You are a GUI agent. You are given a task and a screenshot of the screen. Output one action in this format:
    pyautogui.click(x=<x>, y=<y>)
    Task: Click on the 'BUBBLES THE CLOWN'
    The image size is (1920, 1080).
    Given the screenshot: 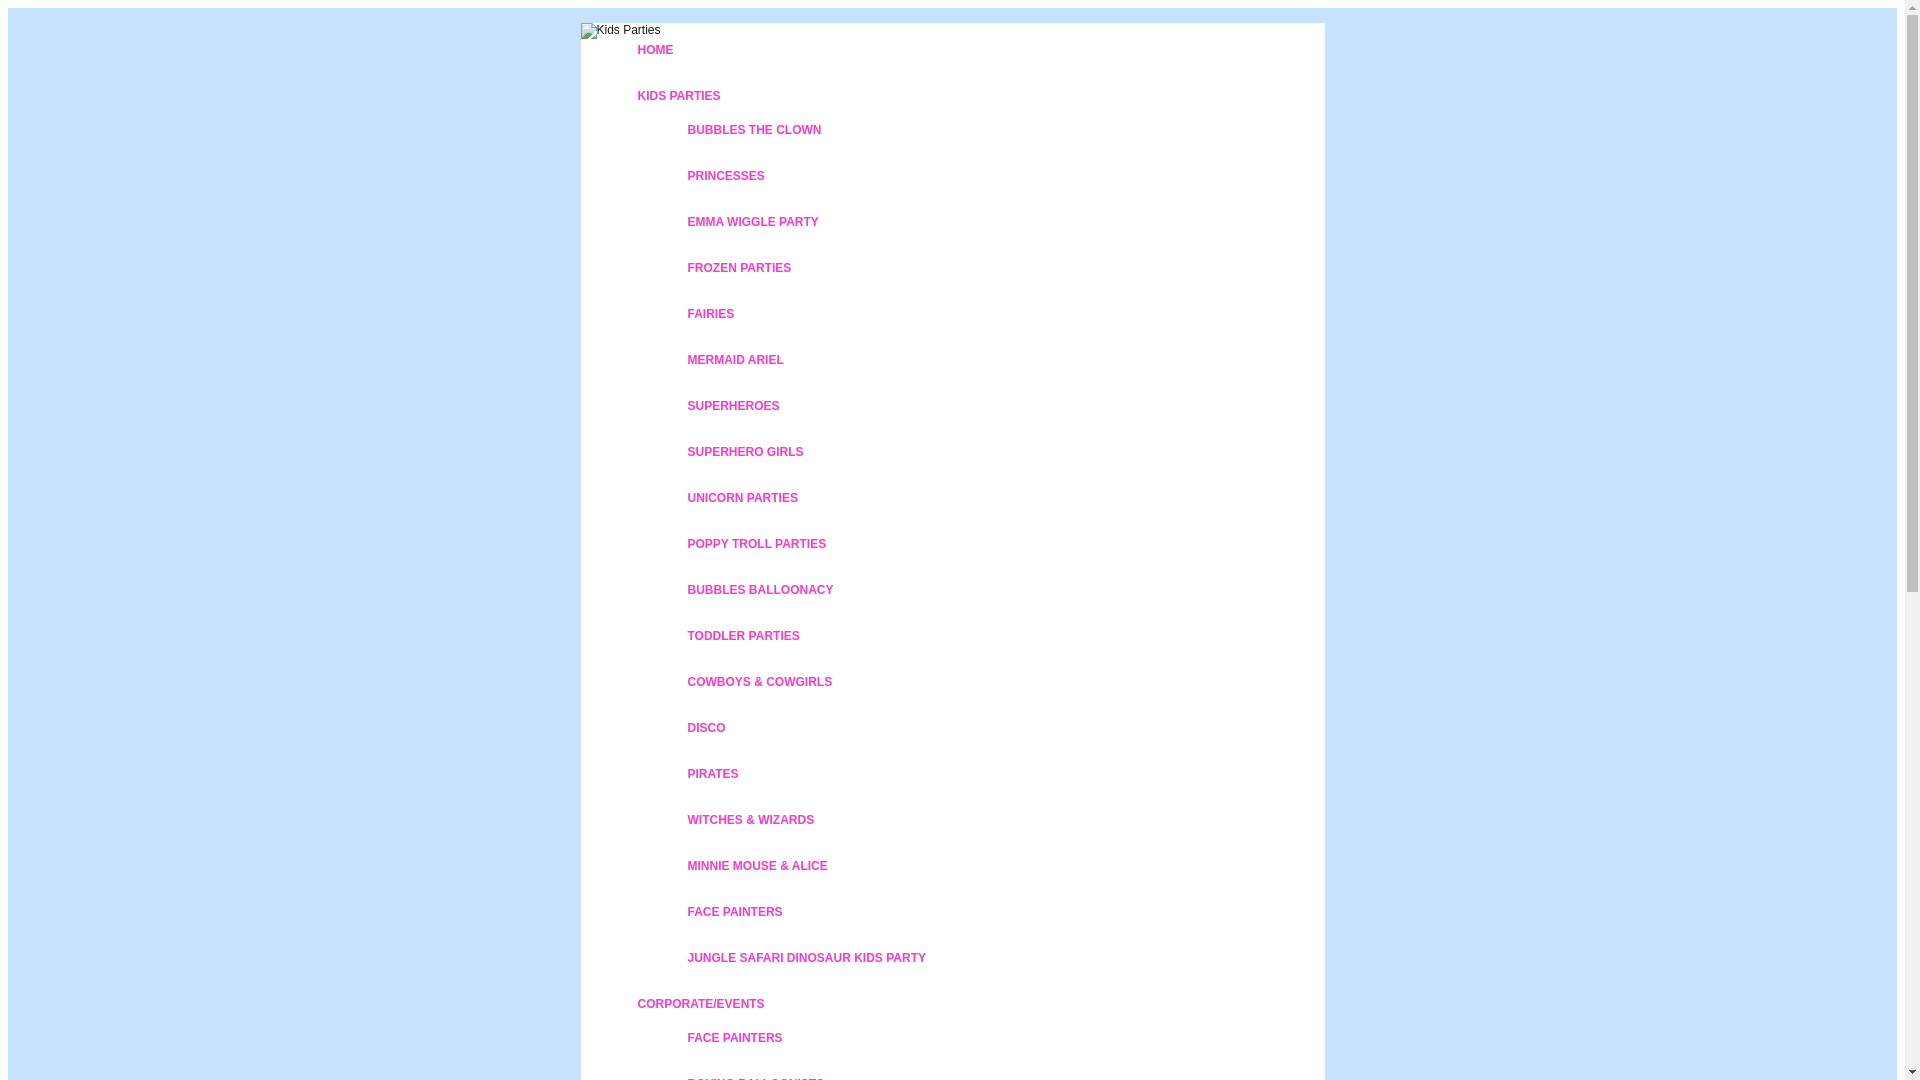 What is the action you would take?
    pyautogui.click(x=752, y=130)
    